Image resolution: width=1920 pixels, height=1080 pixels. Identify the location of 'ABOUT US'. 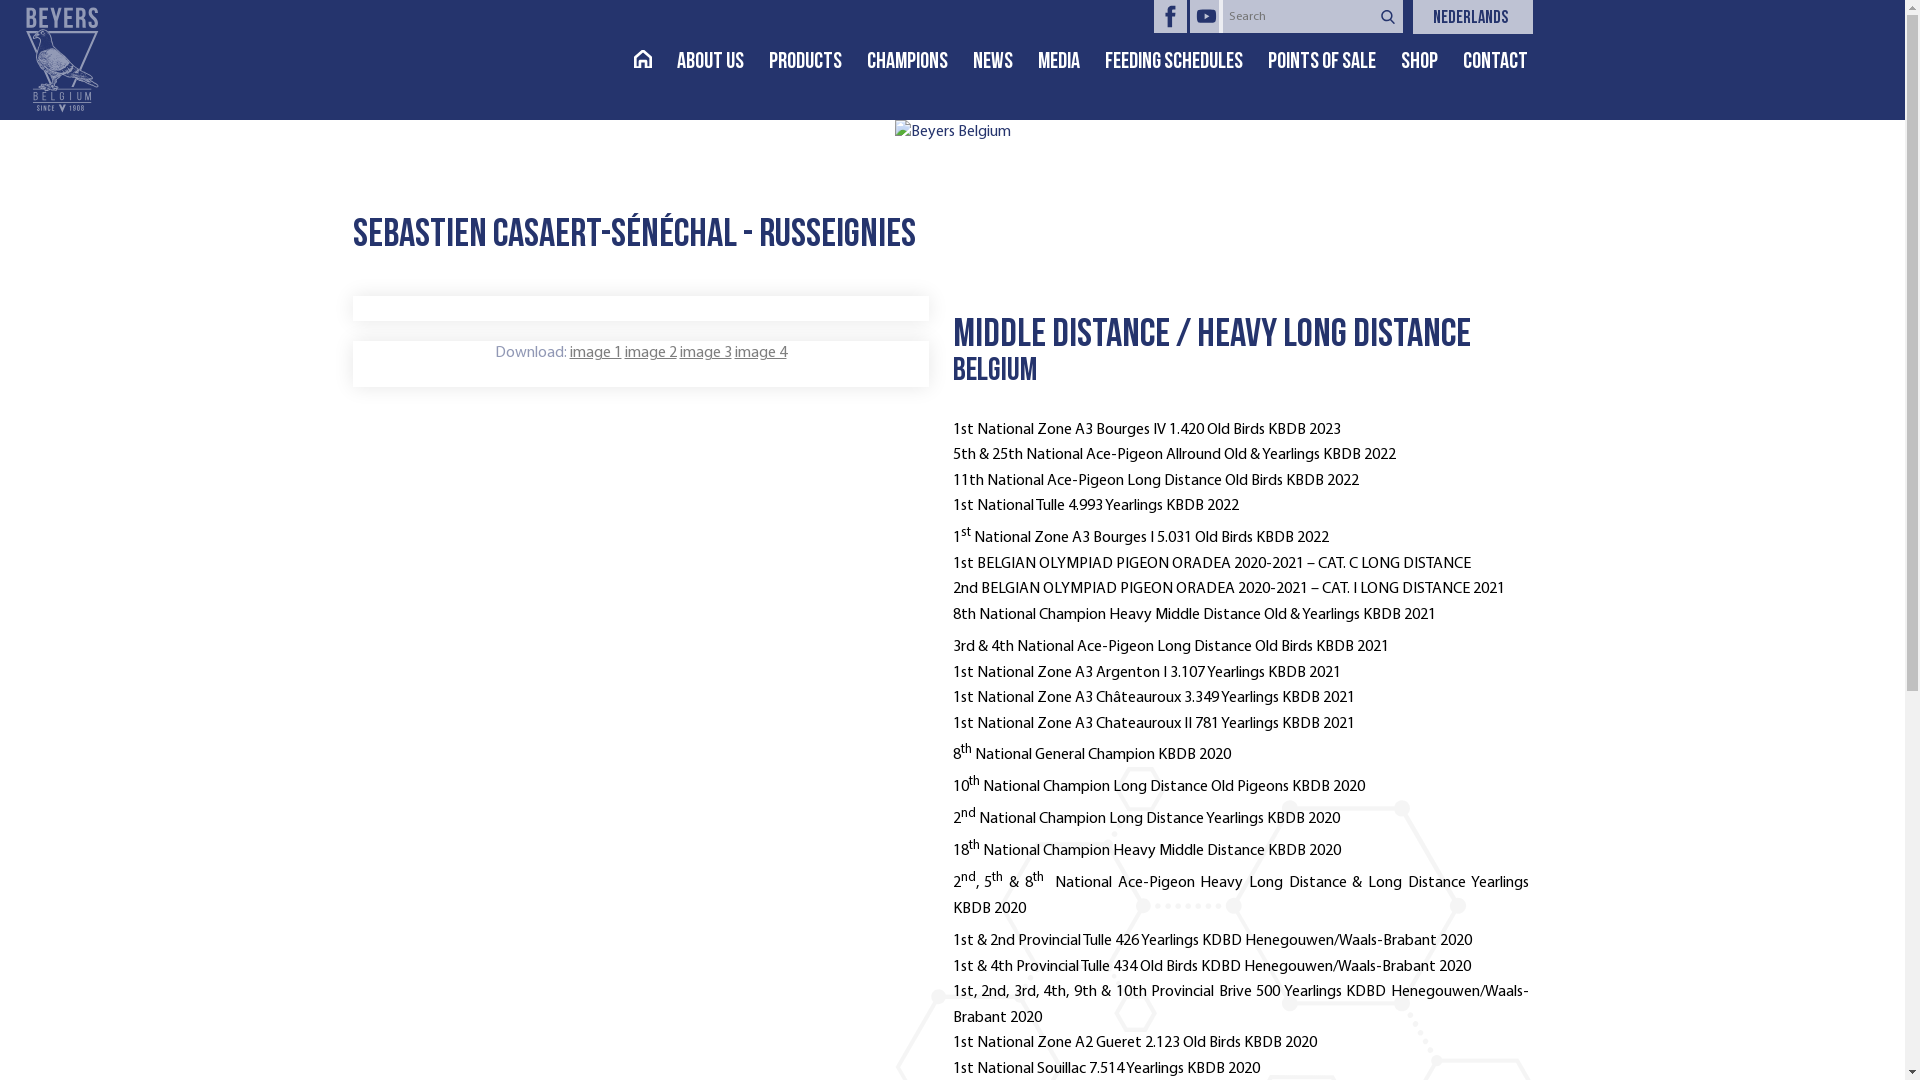
(720, 61).